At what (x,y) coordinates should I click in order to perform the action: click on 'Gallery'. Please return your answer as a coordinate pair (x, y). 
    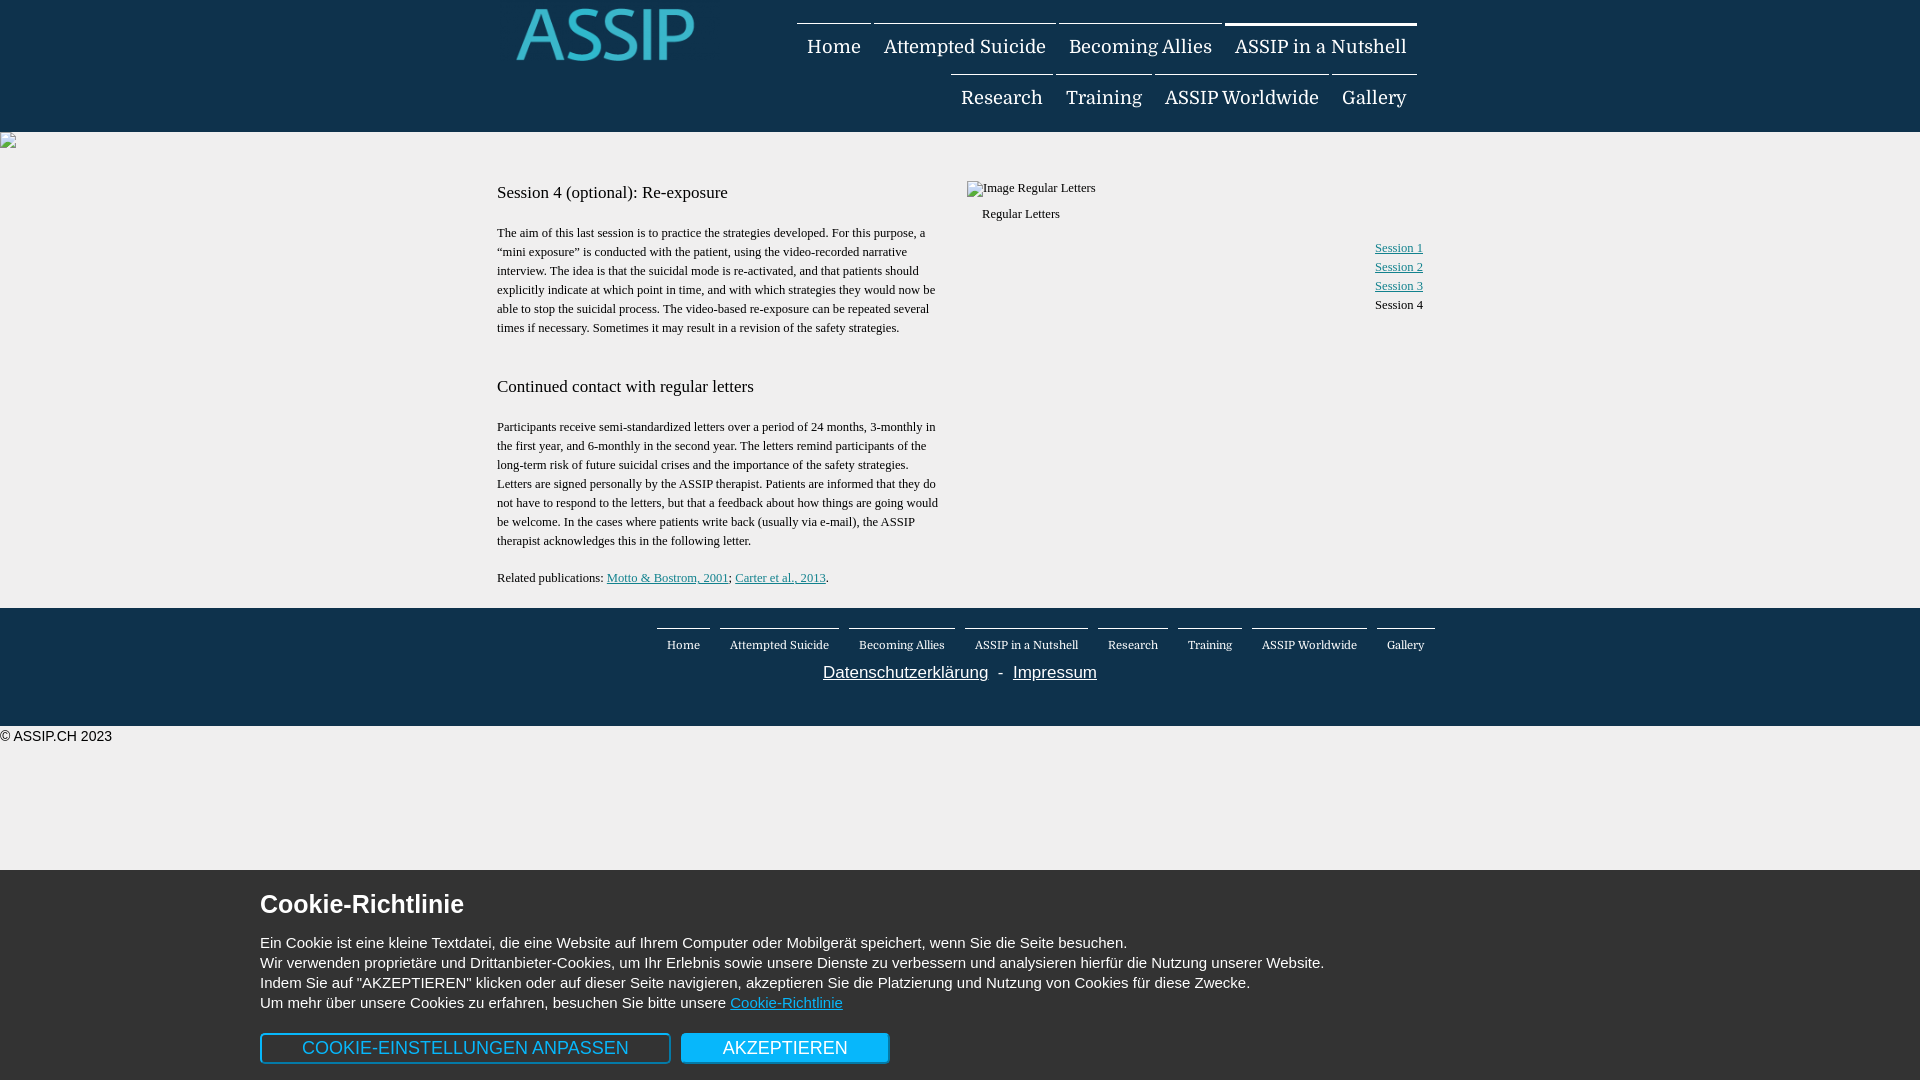
    Looking at the image, I should click on (1405, 644).